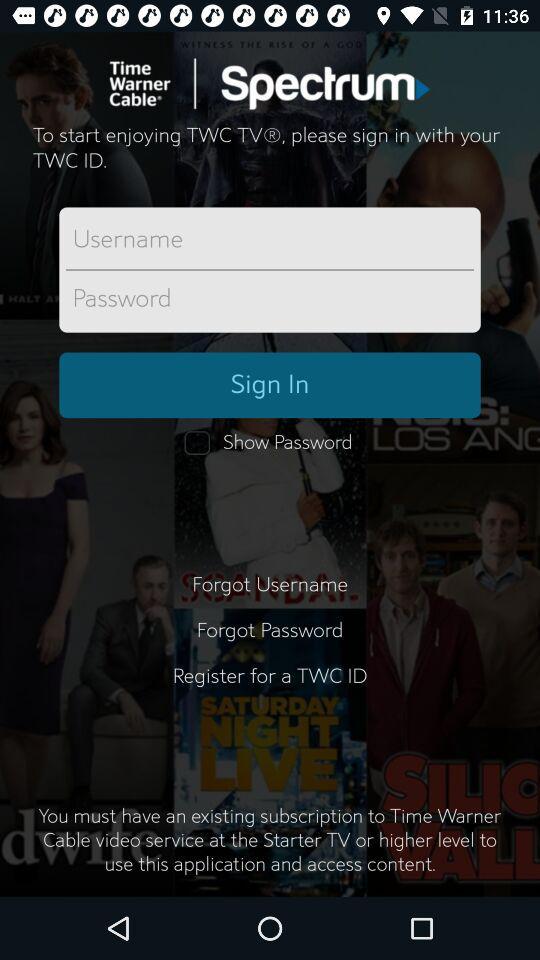  I want to click on the register for a icon, so click(270, 688).